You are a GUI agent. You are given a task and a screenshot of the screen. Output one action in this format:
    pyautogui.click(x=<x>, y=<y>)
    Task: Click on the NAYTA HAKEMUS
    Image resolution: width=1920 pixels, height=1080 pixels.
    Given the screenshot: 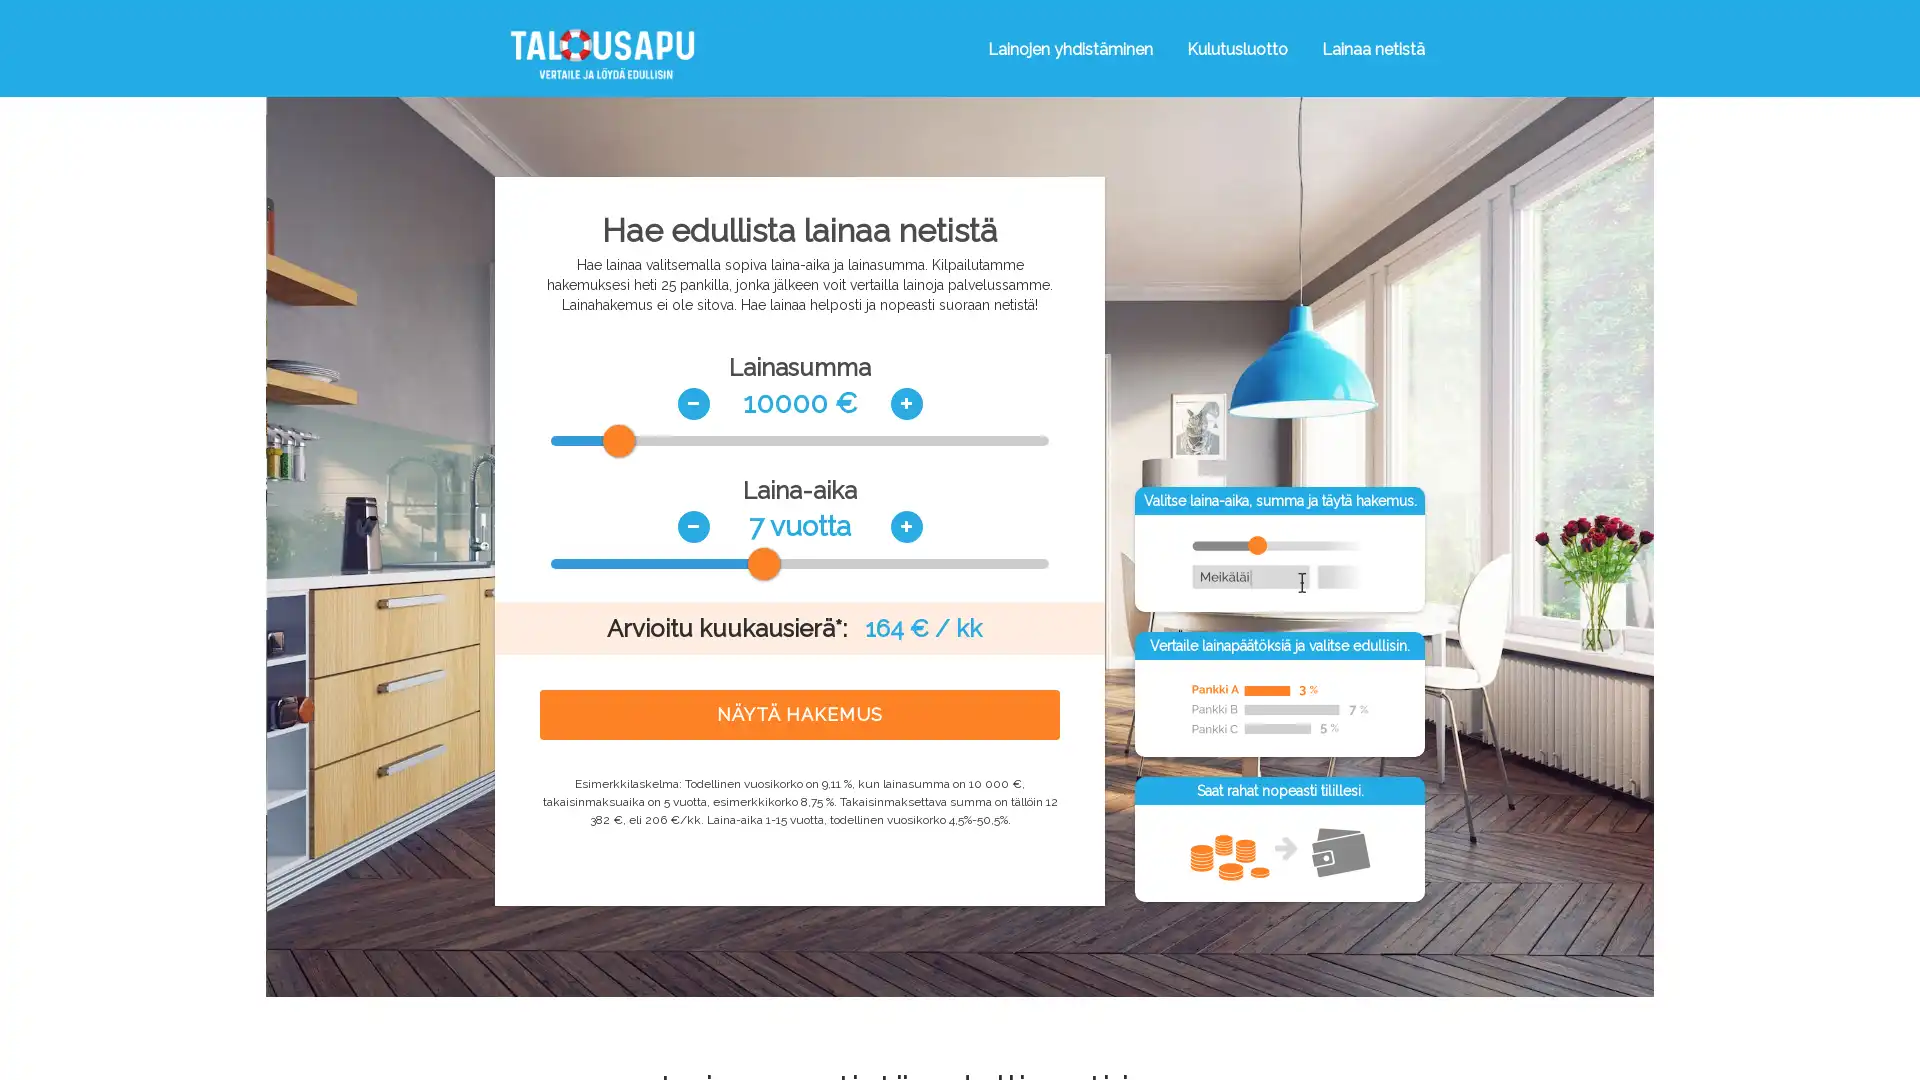 What is the action you would take?
    pyautogui.click(x=798, y=713)
    